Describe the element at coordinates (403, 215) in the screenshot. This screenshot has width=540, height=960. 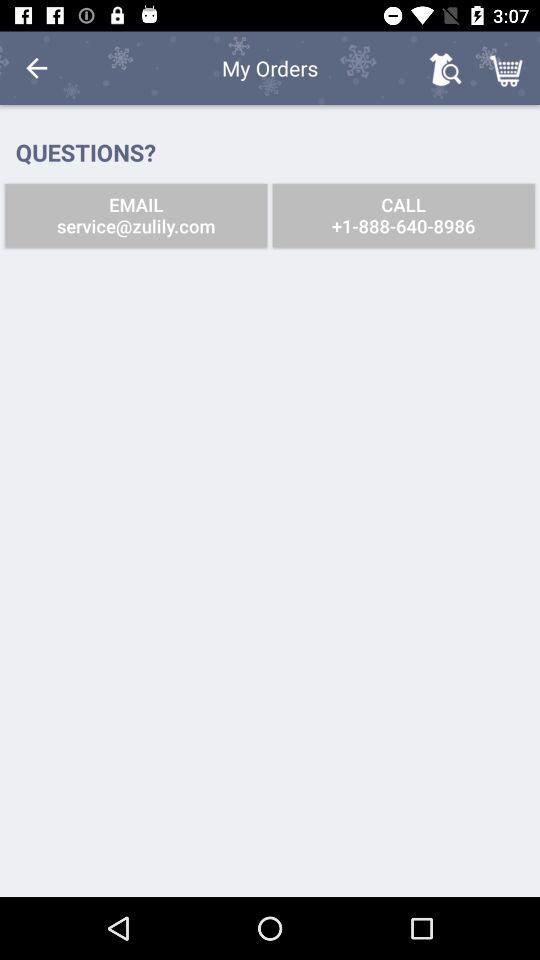
I see `the call 1 888 item` at that location.